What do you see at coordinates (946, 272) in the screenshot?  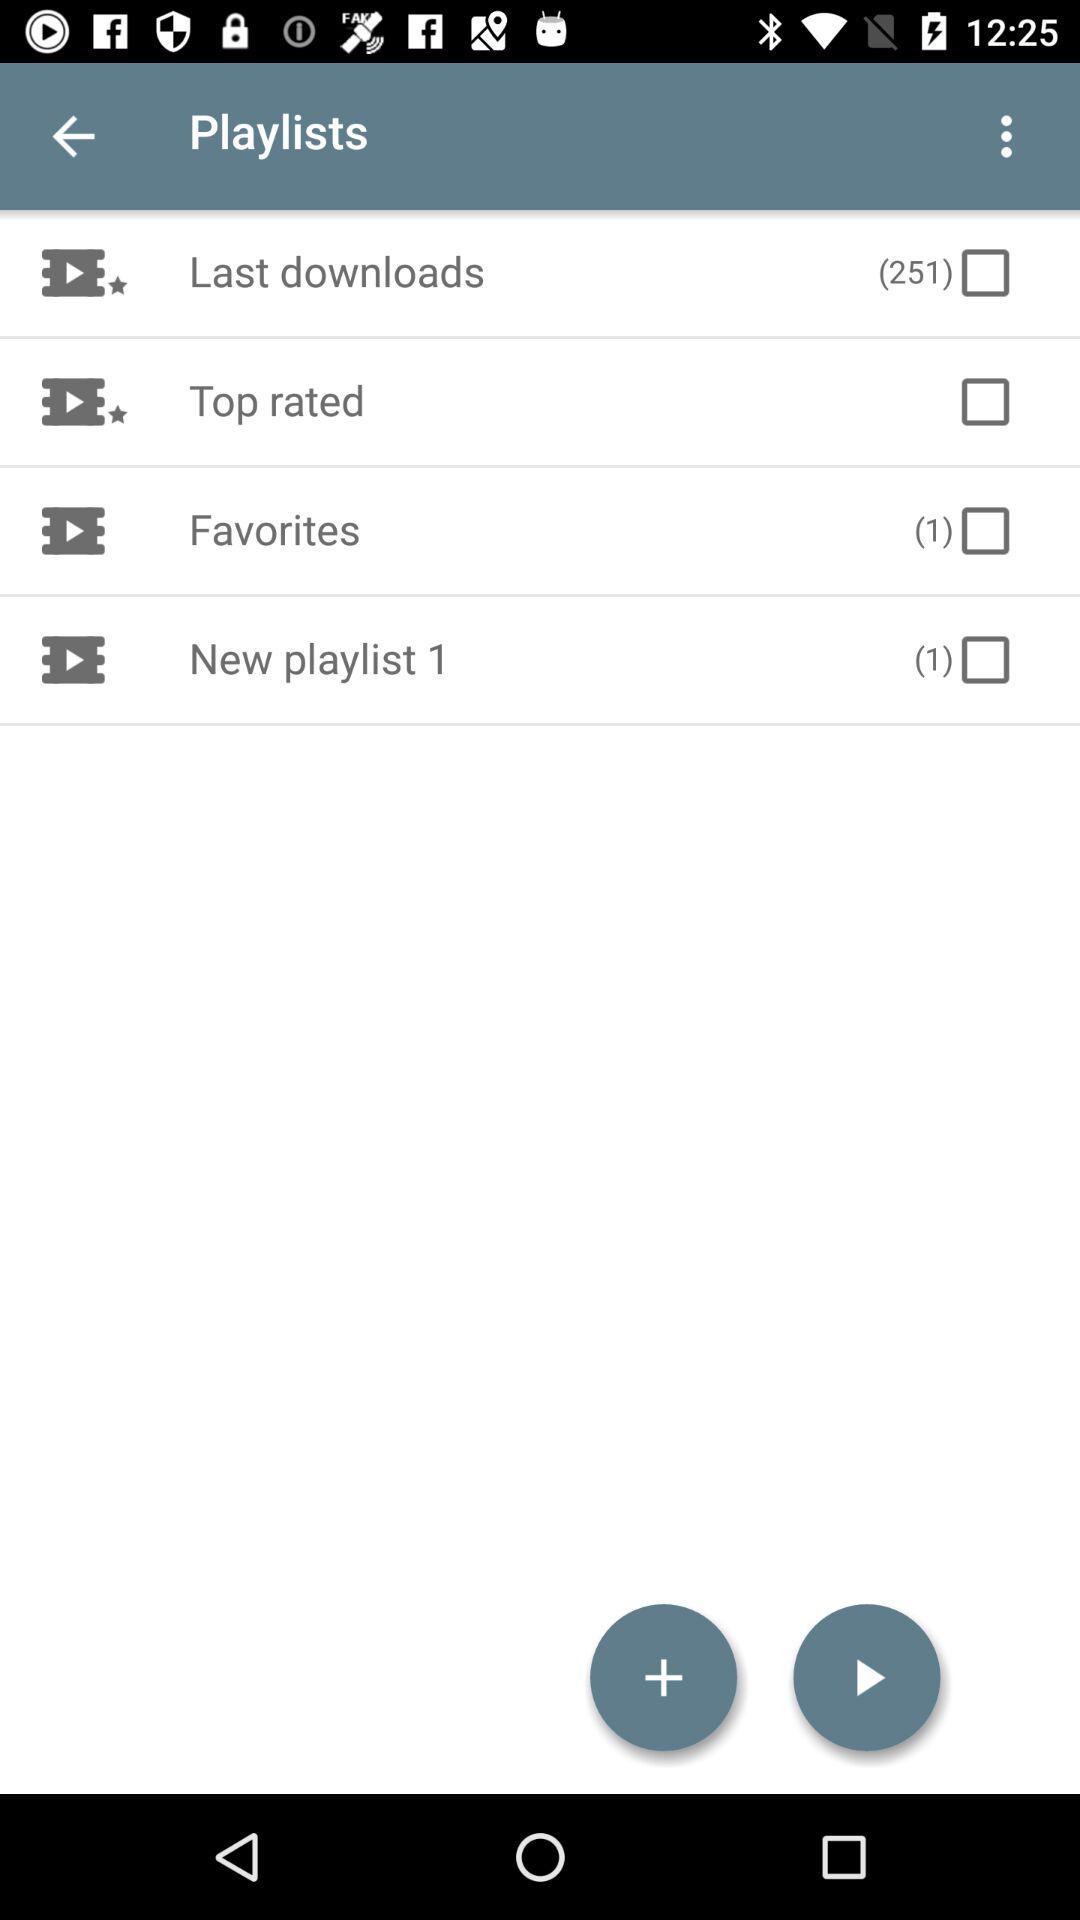 I see `the (251) item` at bounding box center [946, 272].